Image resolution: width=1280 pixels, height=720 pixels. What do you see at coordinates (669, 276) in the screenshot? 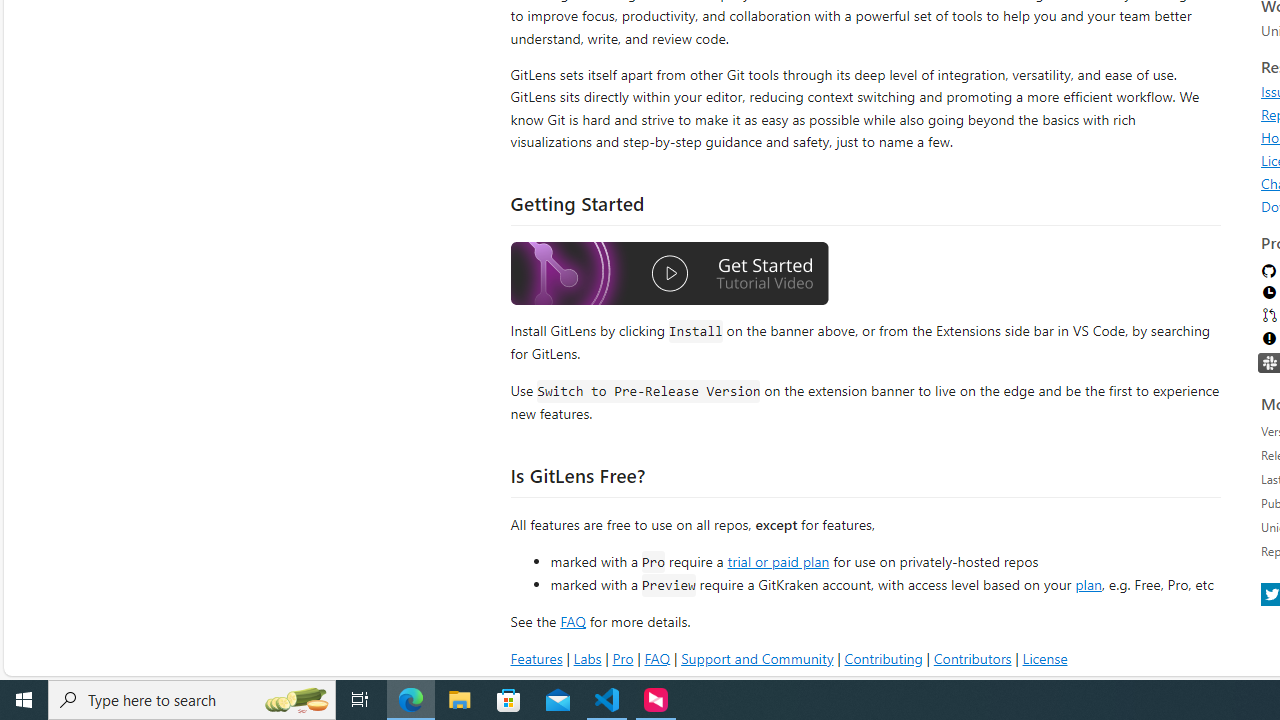
I see `'Watch the GitLens Getting Started video'` at bounding box center [669, 276].